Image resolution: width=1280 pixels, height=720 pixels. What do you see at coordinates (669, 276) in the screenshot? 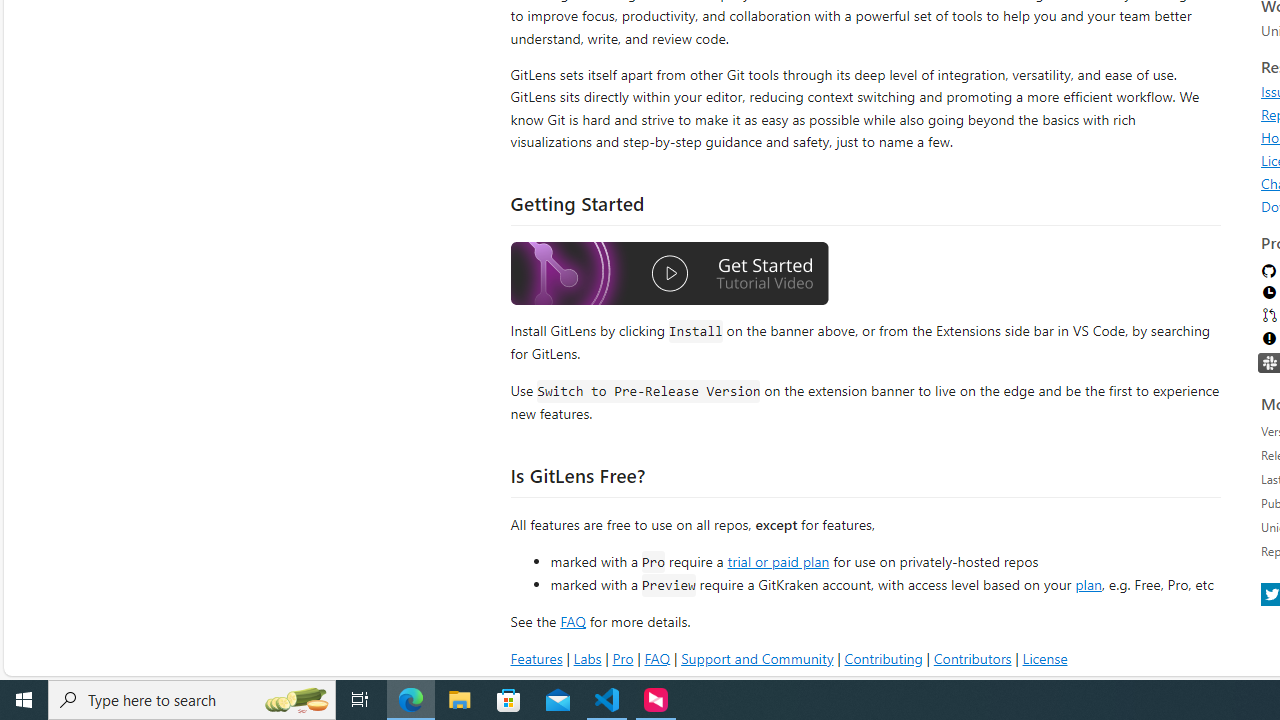
I see `'Watch the GitLens Getting Started video'` at bounding box center [669, 276].